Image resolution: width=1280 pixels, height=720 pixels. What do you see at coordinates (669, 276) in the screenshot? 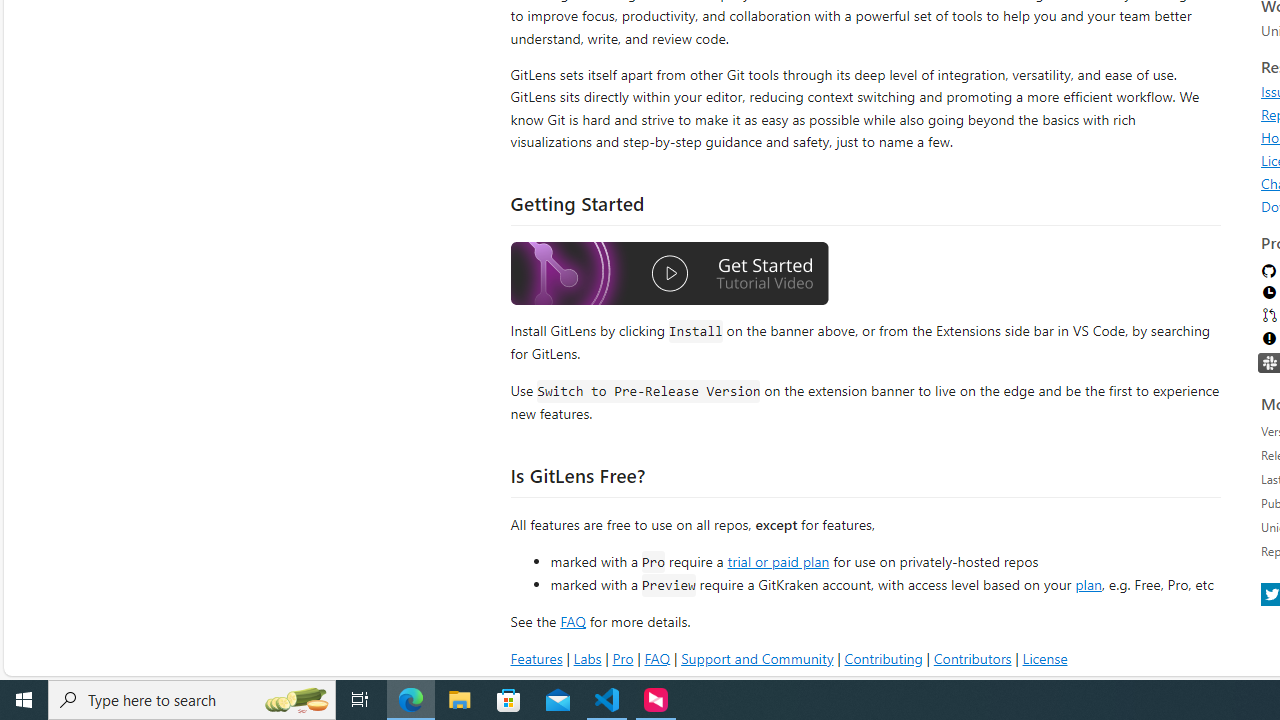
I see `'Watch the GitLens Getting Started video'` at bounding box center [669, 276].